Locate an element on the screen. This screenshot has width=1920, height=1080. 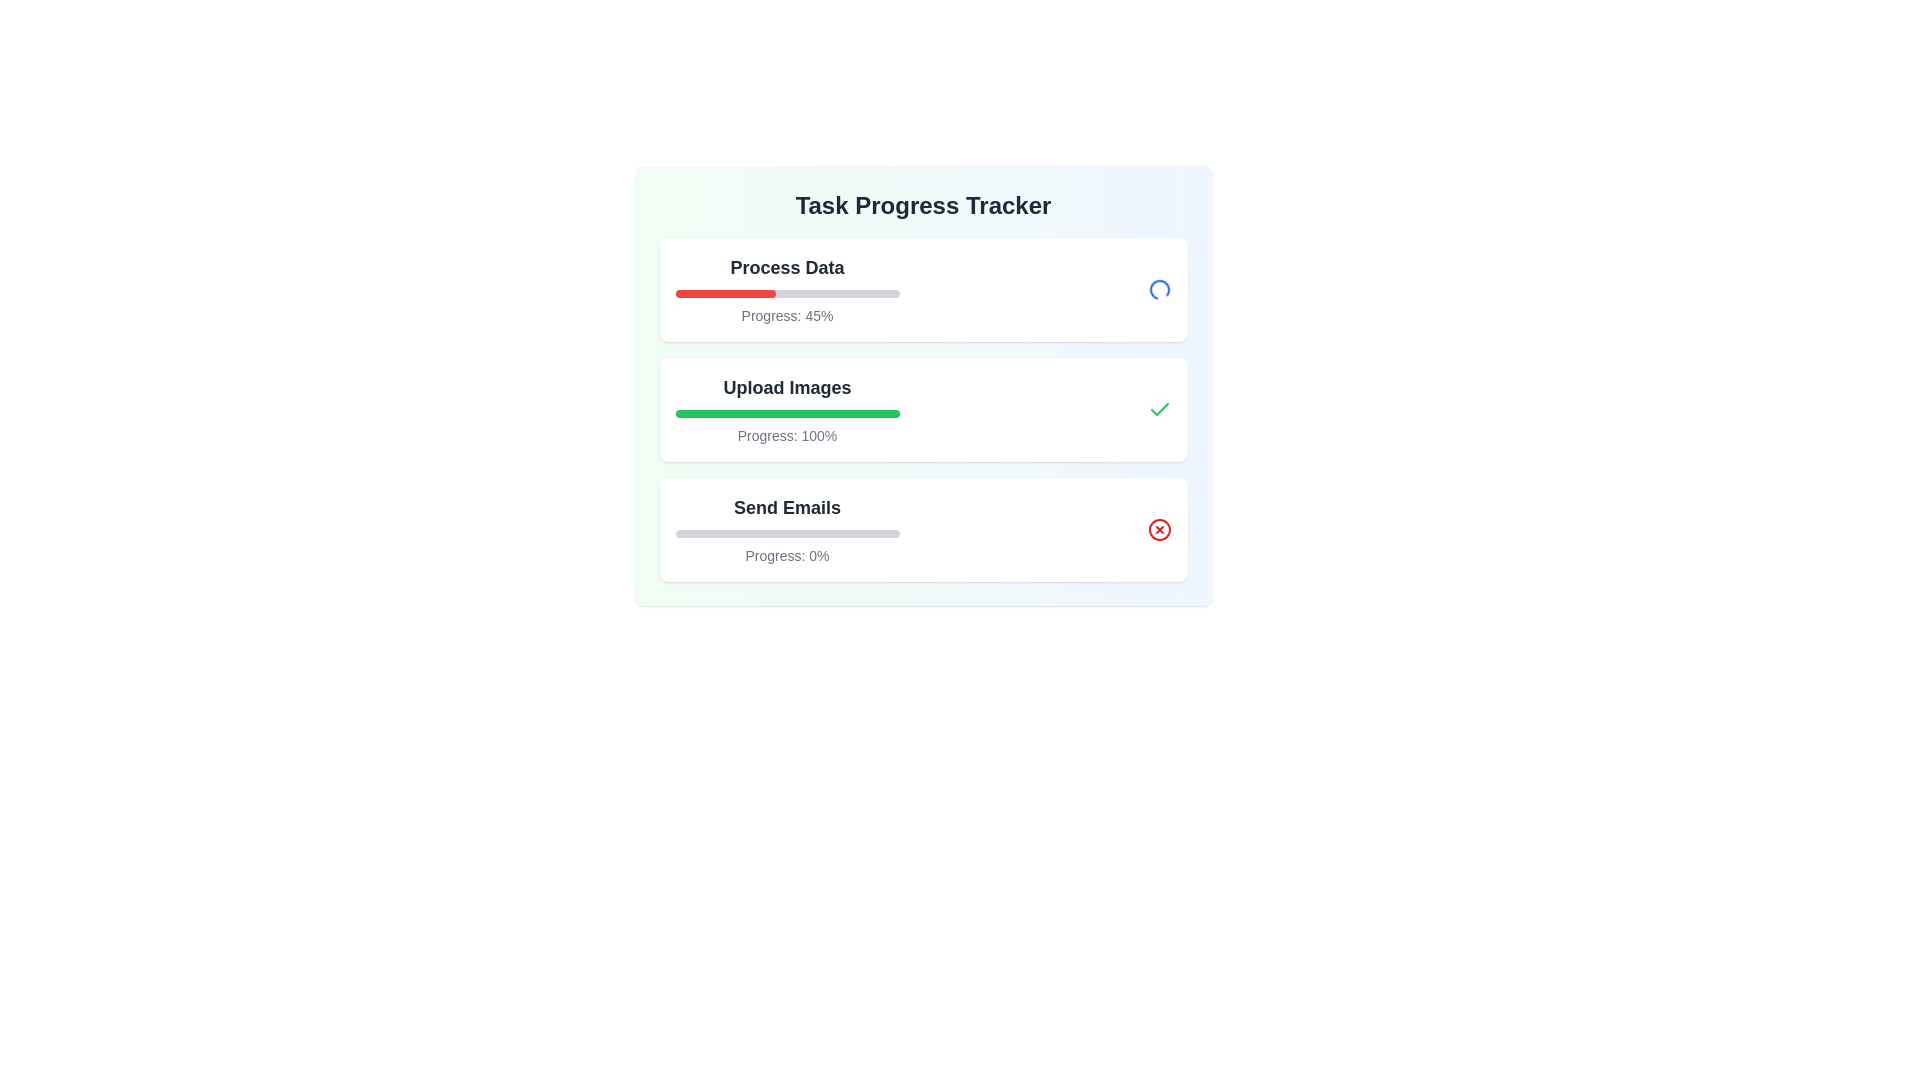
the completion status icon located in the 'Upload Images' status card, which is positioned at the right-hand corner of the card is located at coordinates (1159, 408).